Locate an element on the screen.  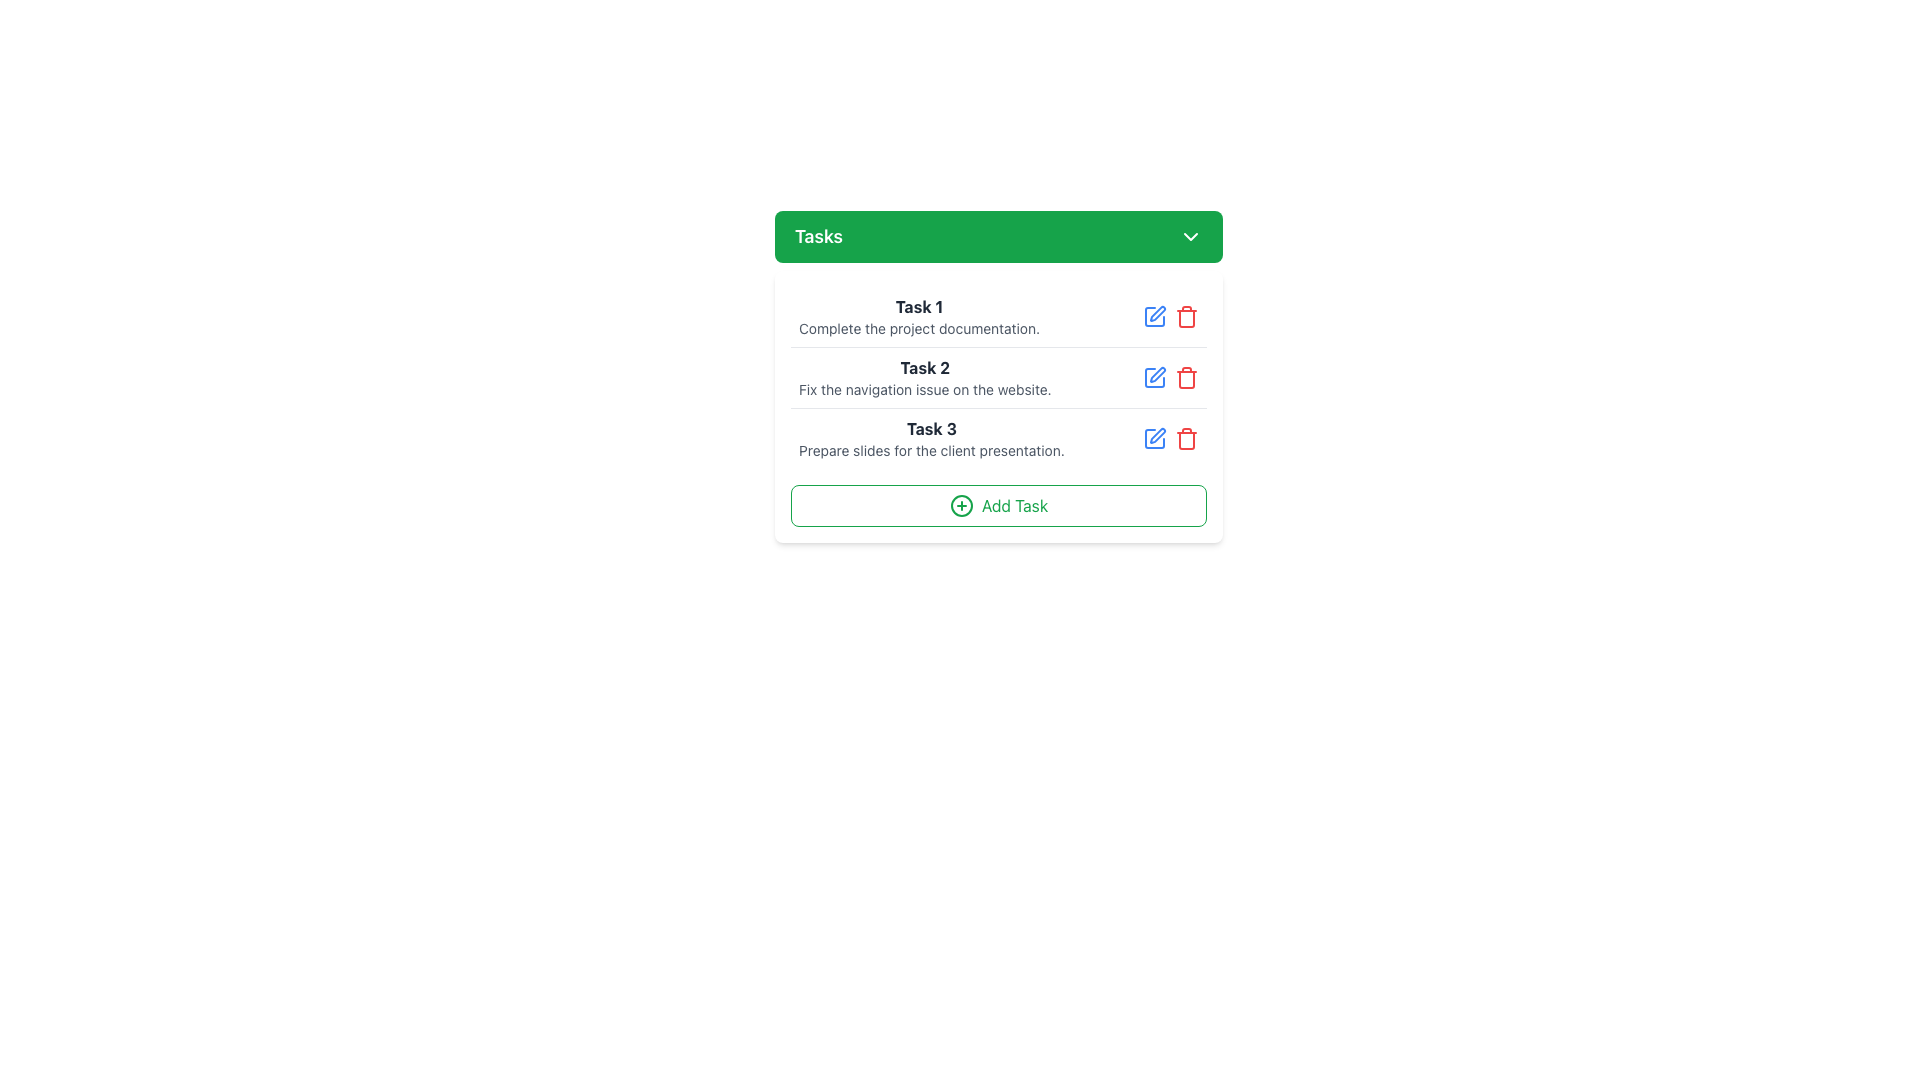
the blue edit icon button located to the right of the text 'Task 1' in the task list is located at coordinates (1155, 315).